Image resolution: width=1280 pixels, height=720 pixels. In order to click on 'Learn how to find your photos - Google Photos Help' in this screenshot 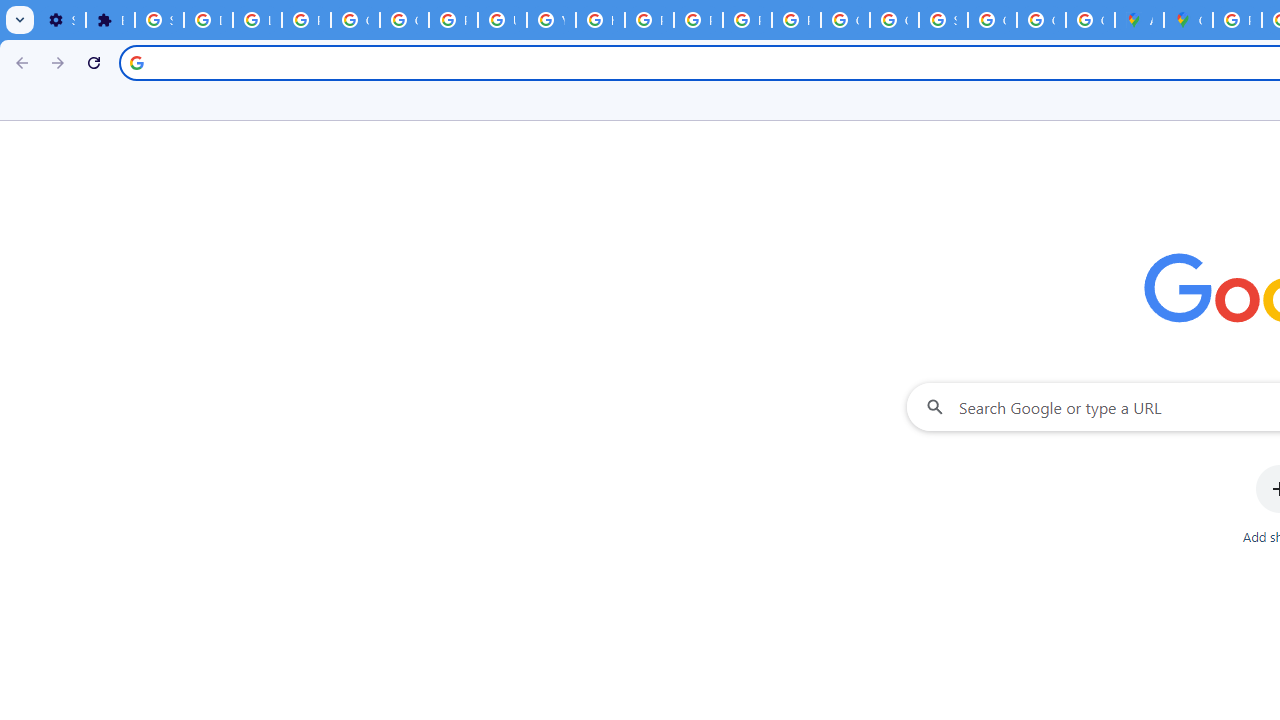, I will do `click(256, 20)`.